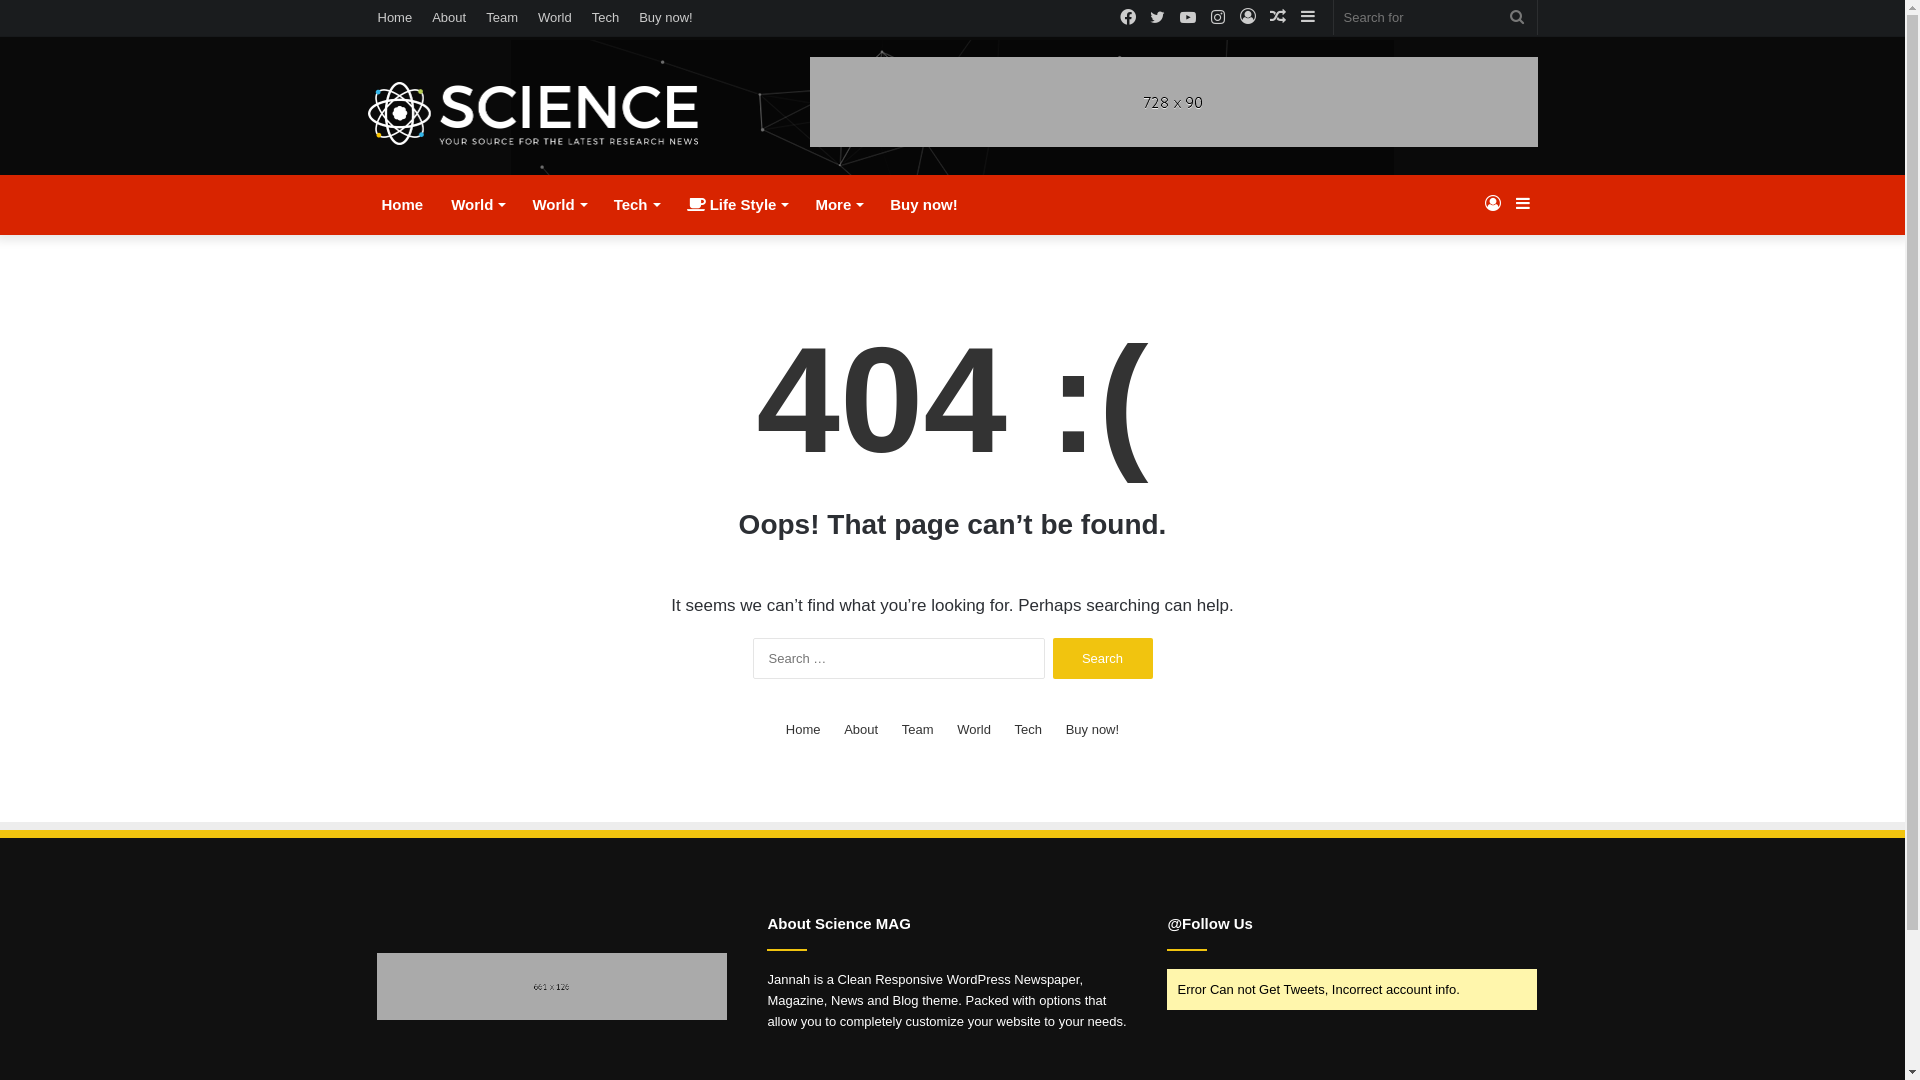 This screenshot has height=1080, width=1920. What do you see at coordinates (1112, 18) in the screenshot?
I see `'Facebook'` at bounding box center [1112, 18].